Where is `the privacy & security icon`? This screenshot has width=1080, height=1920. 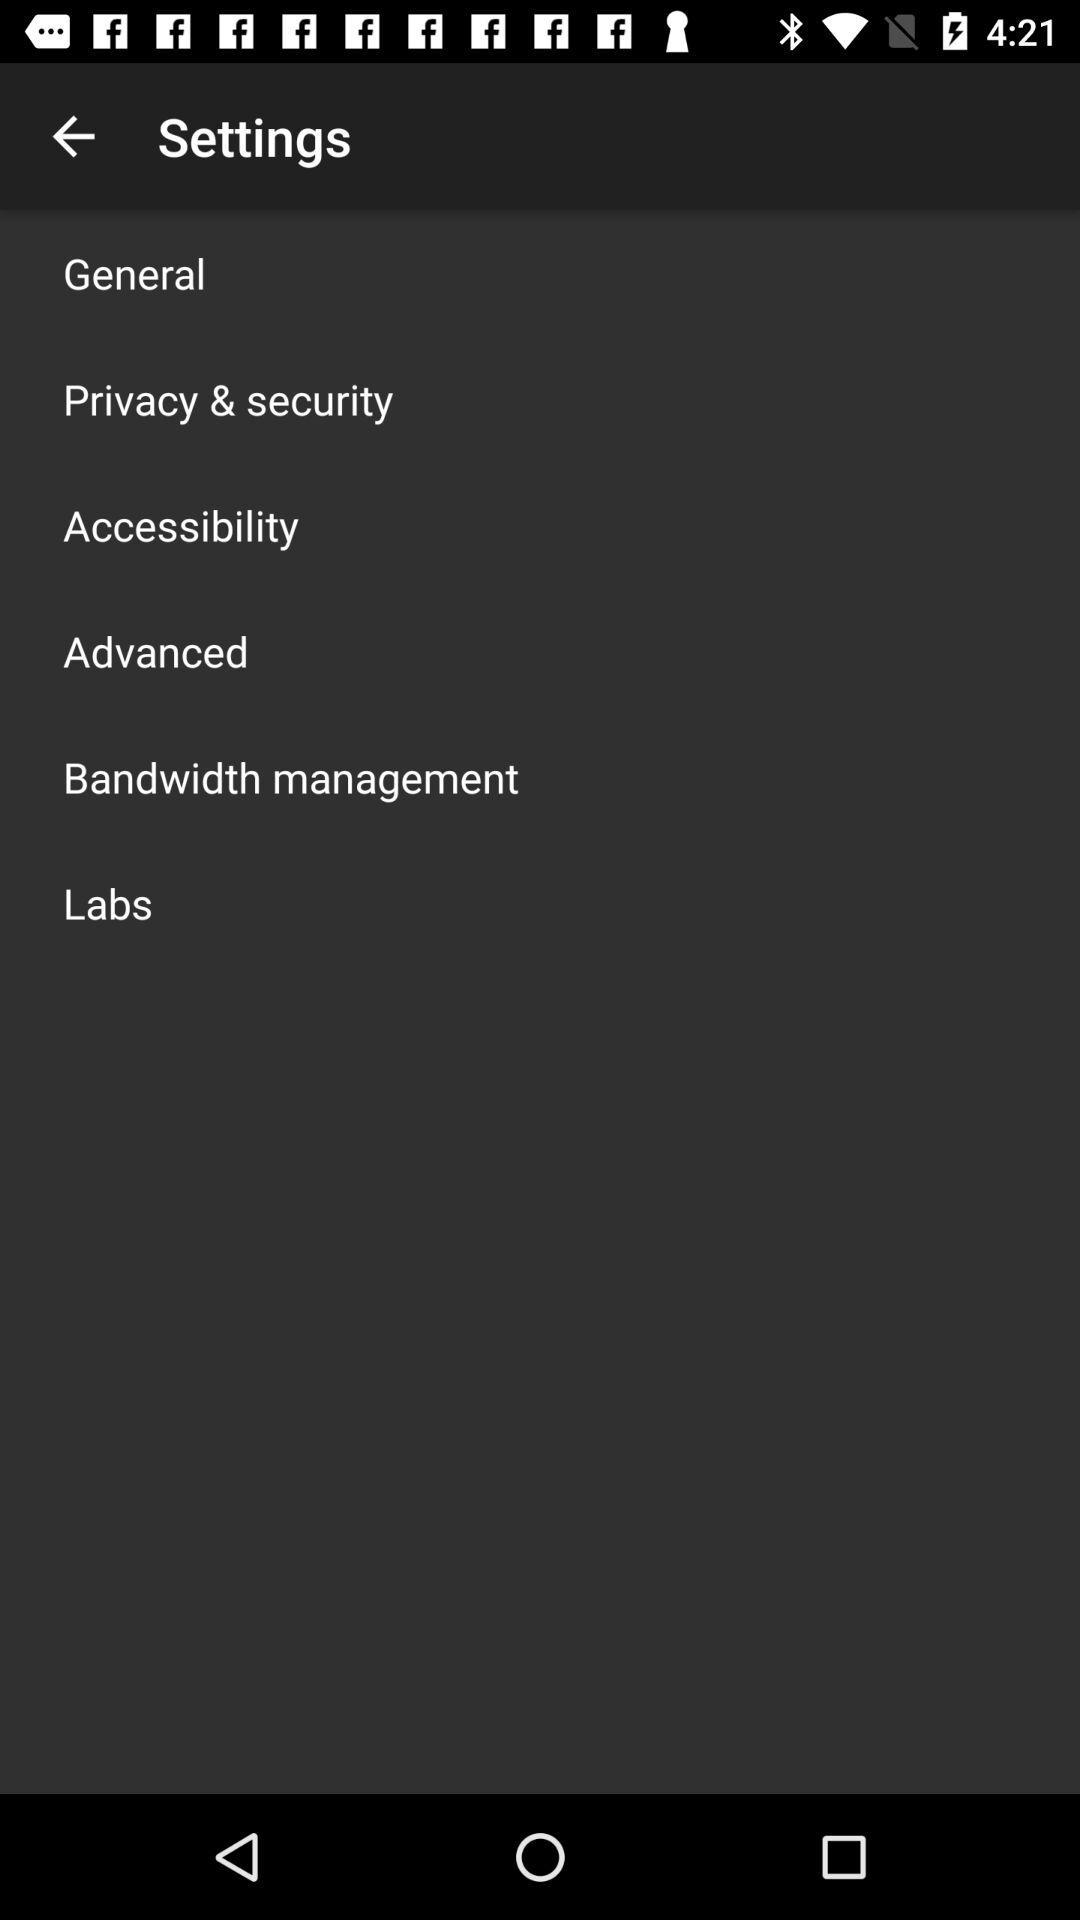 the privacy & security icon is located at coordinates (227, 398).